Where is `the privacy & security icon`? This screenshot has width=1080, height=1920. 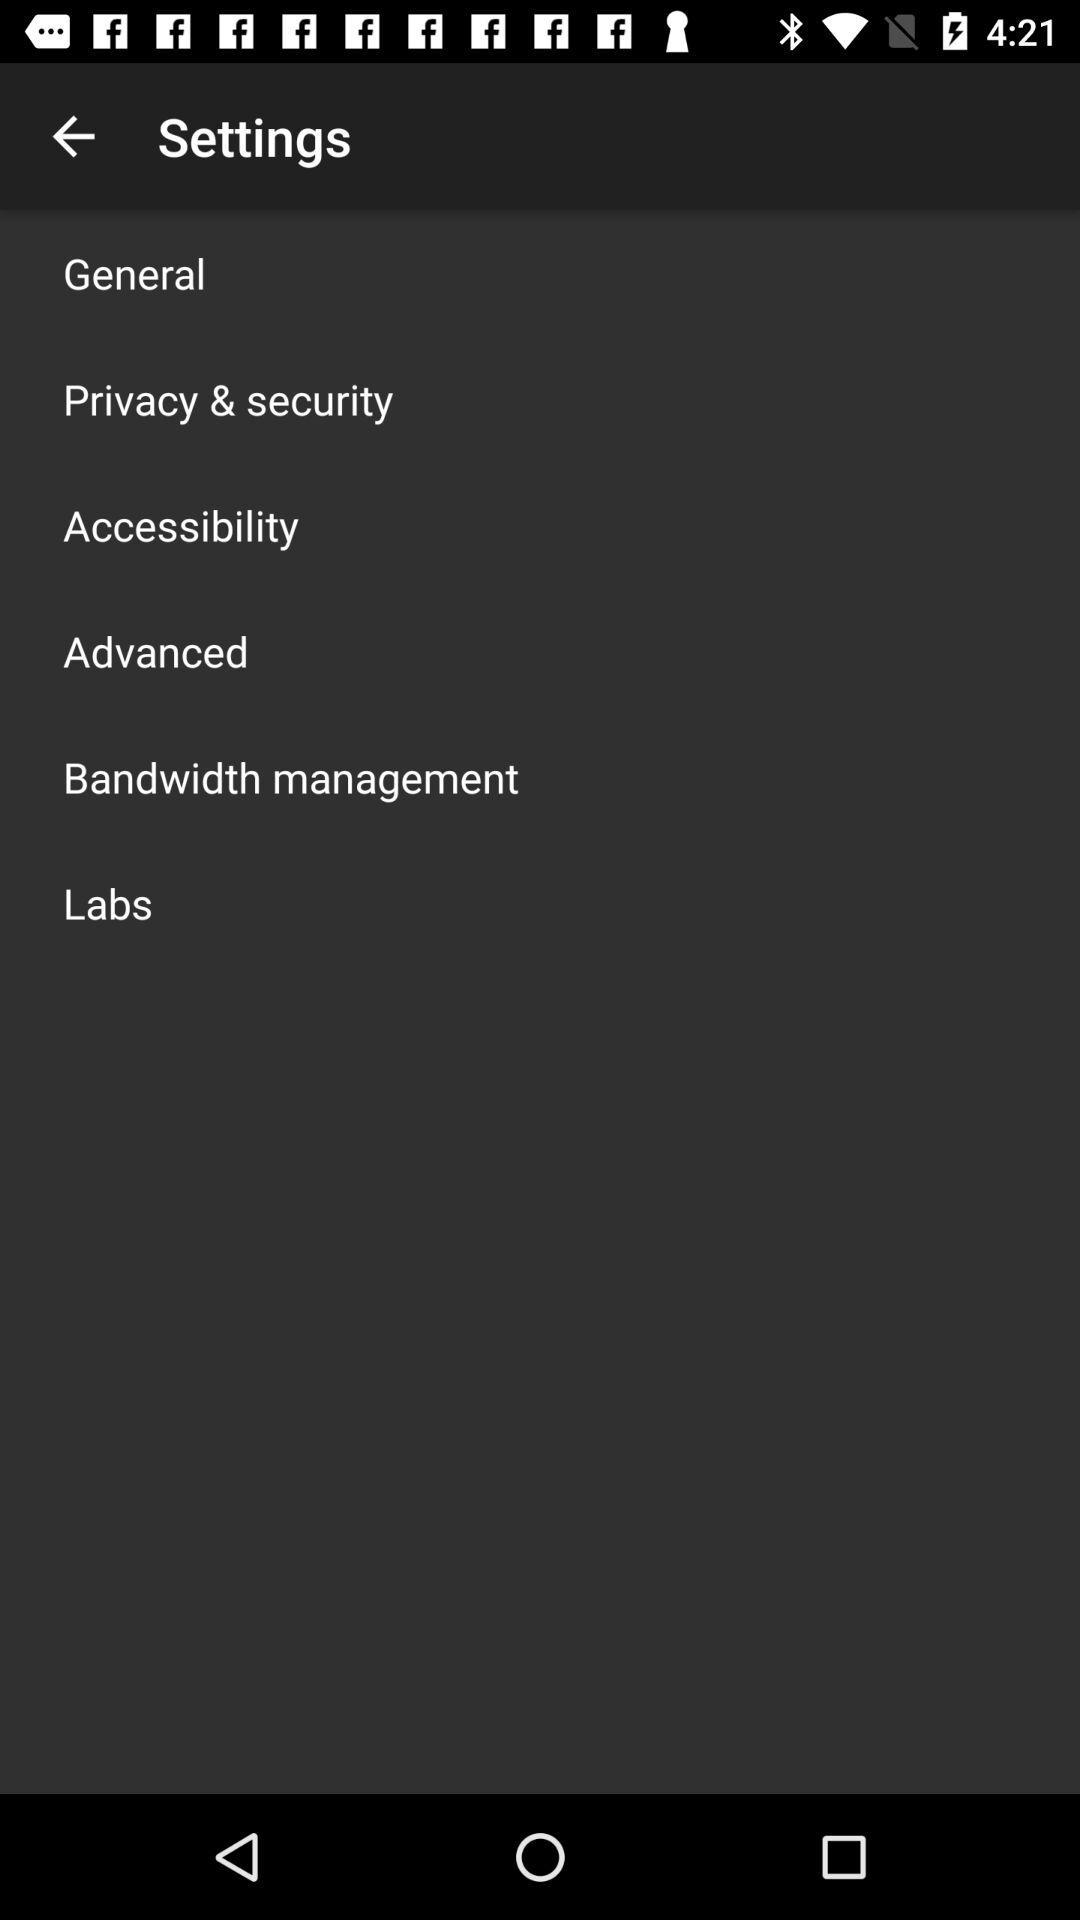 the privacy & security icon is located at coordinates (227, 398).